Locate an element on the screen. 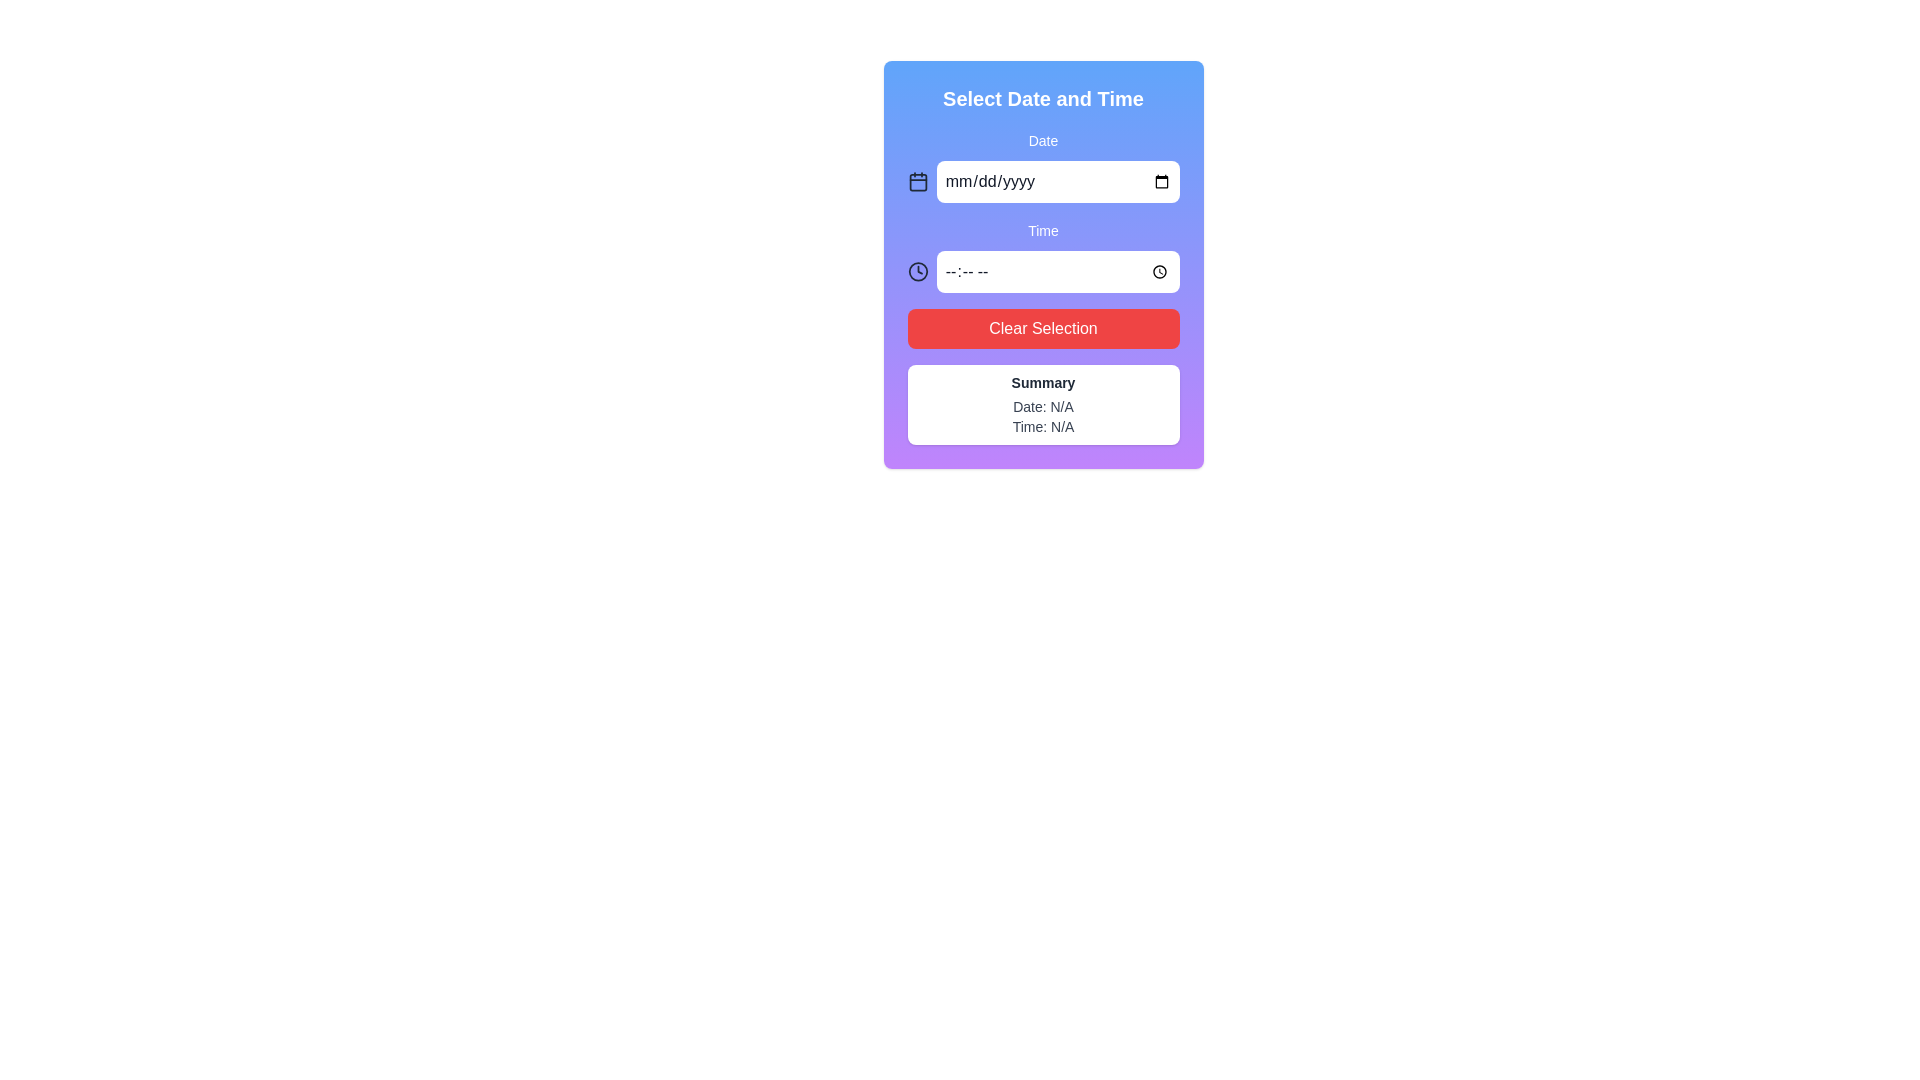 Image resolution: width=1920 pixels, height=1080 pixels. a time from the Time Input Field located beneath the 'Time' label, which features a clean white background and rounded corners, positioned below the 'Date' field is located at coordinates (1042, 272).